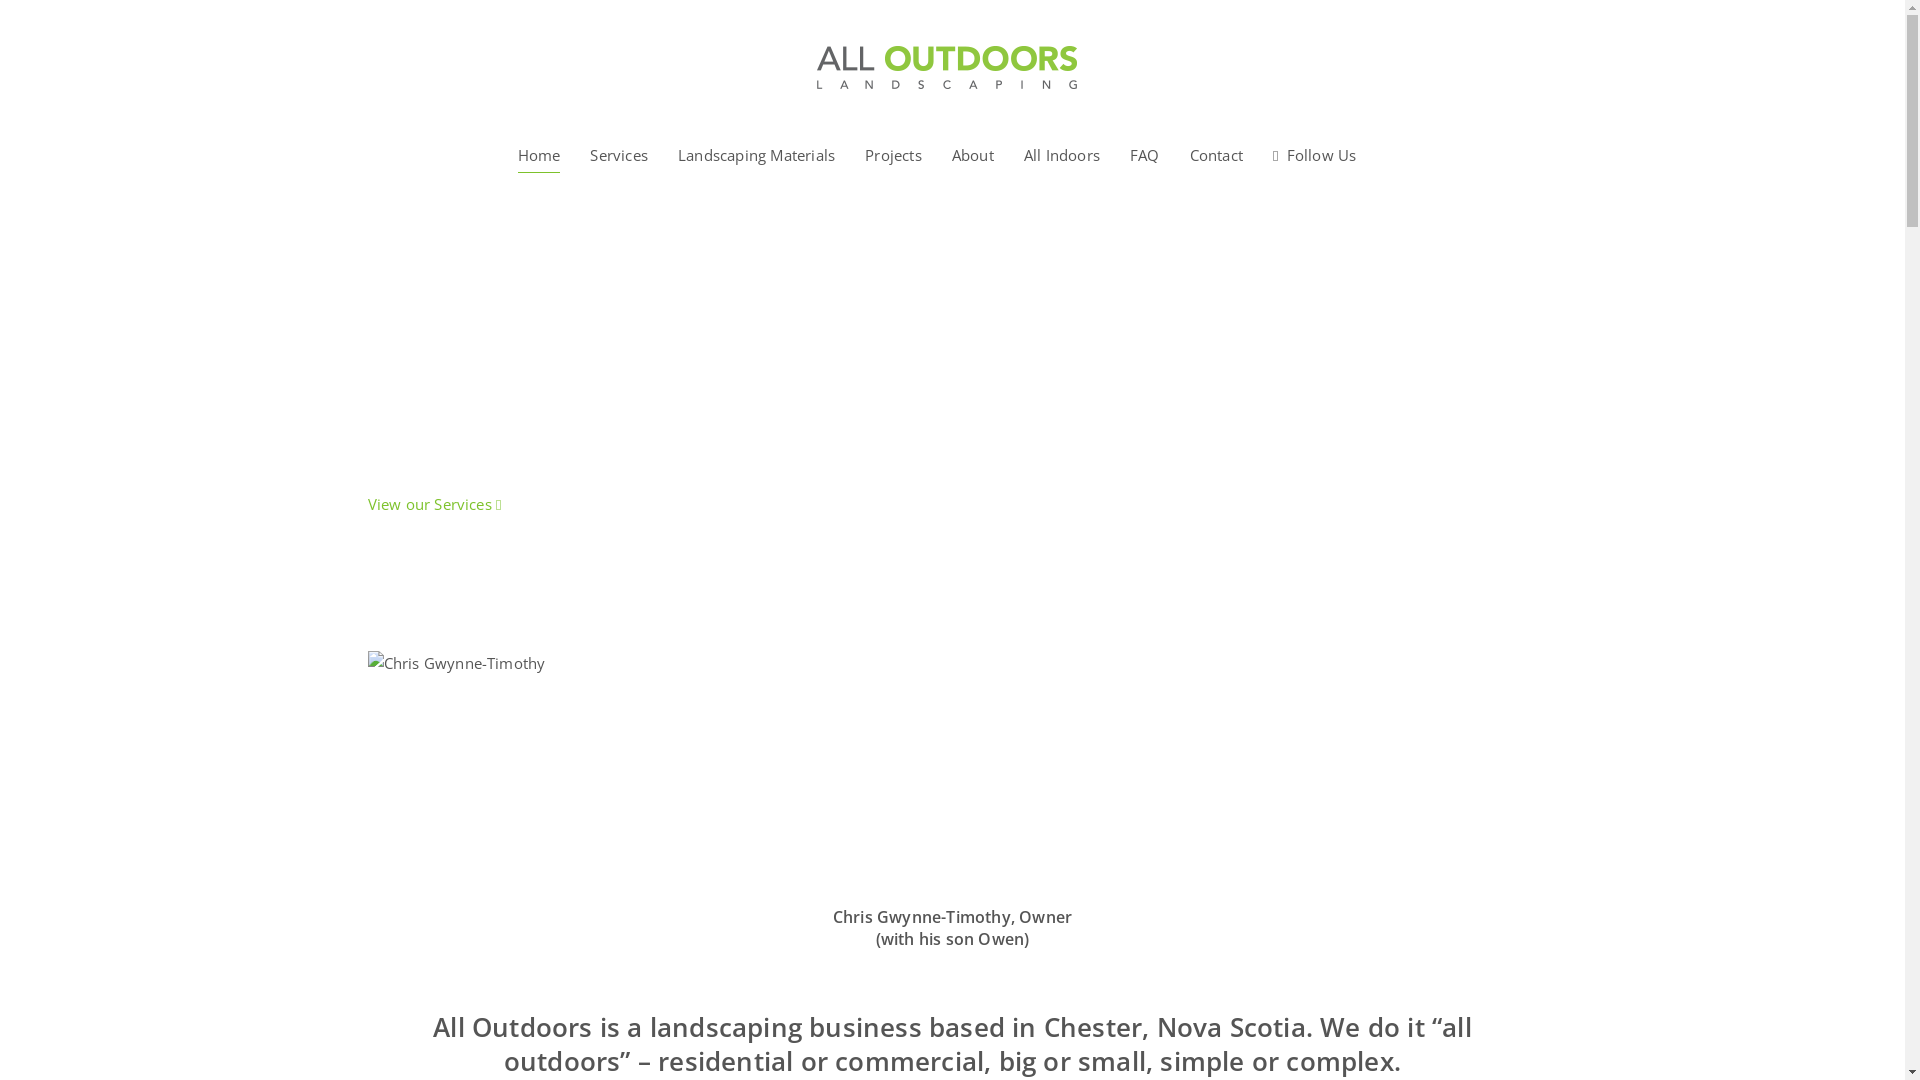 This screenshot has height=1080, width=1920. I want to click on 'Projects', so click(864, 153).